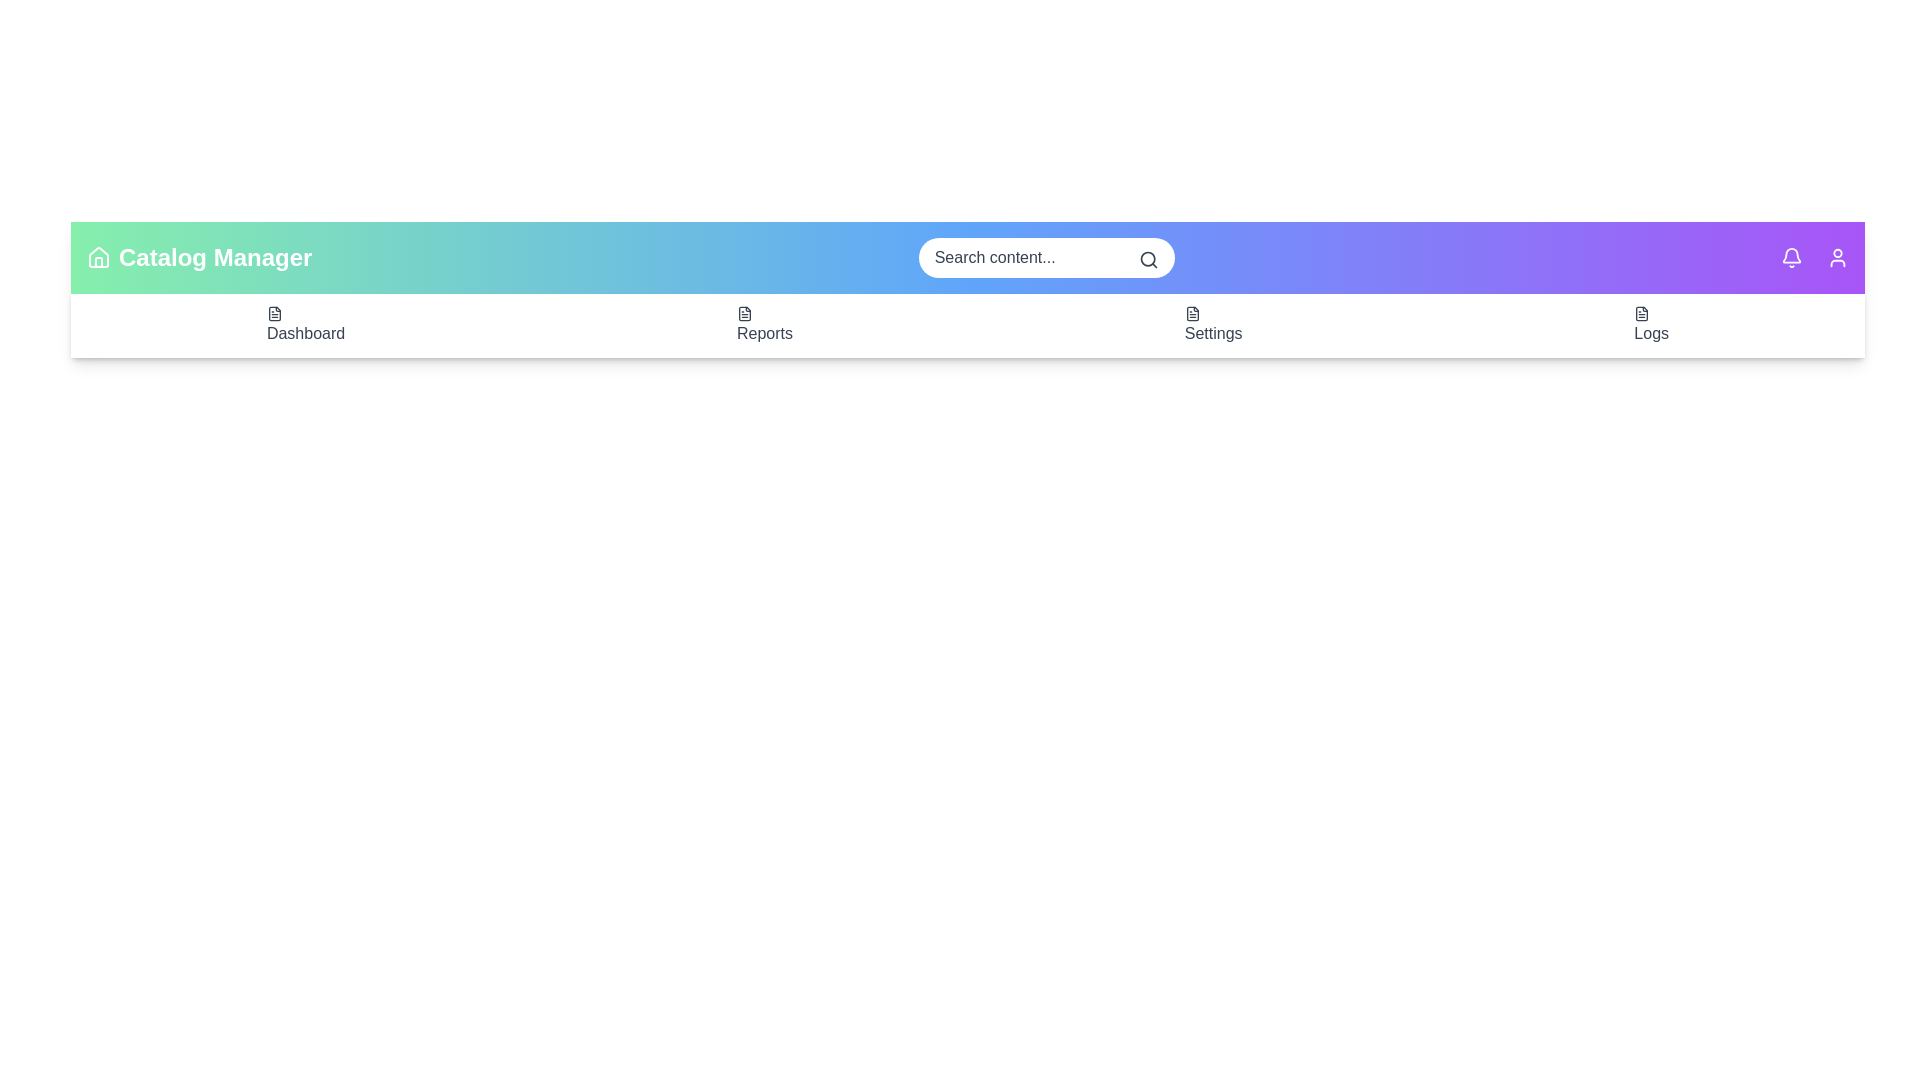 The height and width of the screenshot is (1080, 1920). What do you see at coordinates (1651, 325) in the screenshot?
I see `'Logs' menu item to view logs` at bounding box center [1651, 325].